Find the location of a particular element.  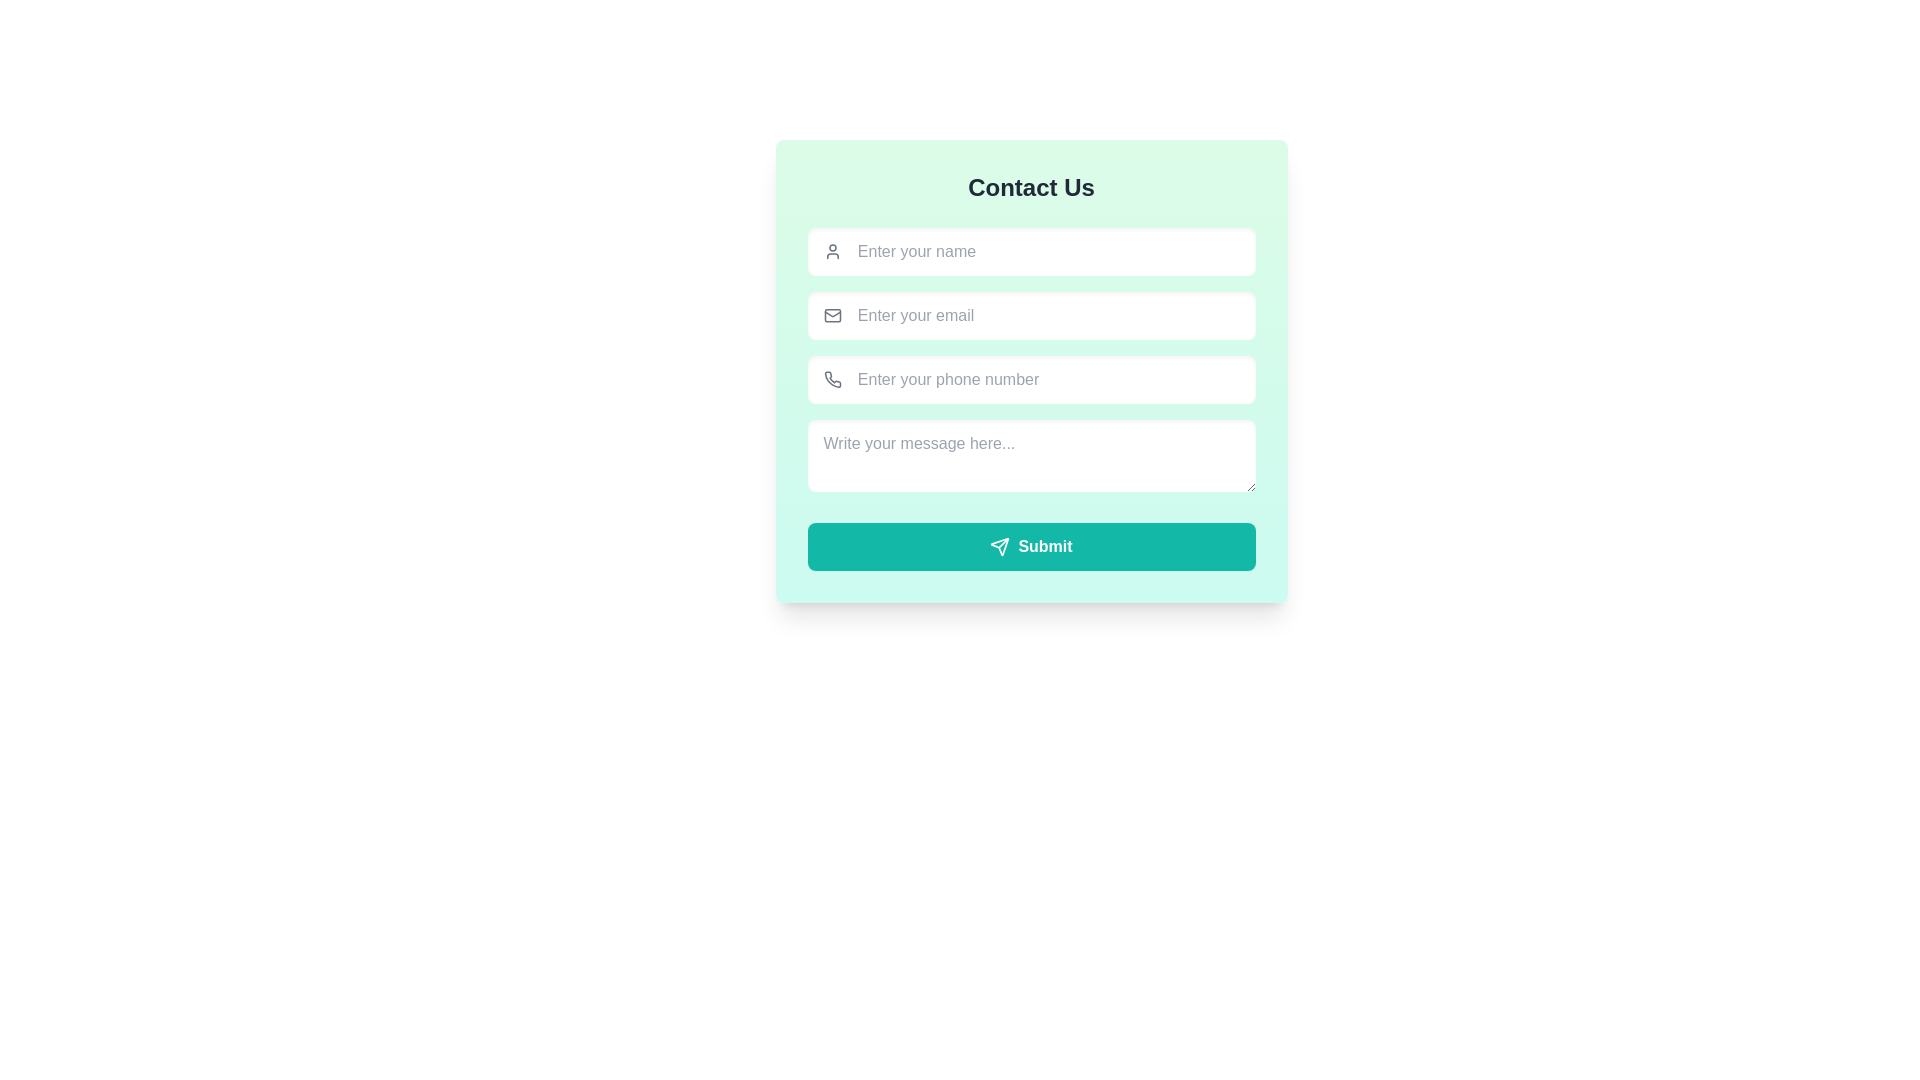

the user icon, which is an outline of a person's head and shoulders, gray in color, located to the left of the 'Enter your name' input field is located at coordinates (832, 250).